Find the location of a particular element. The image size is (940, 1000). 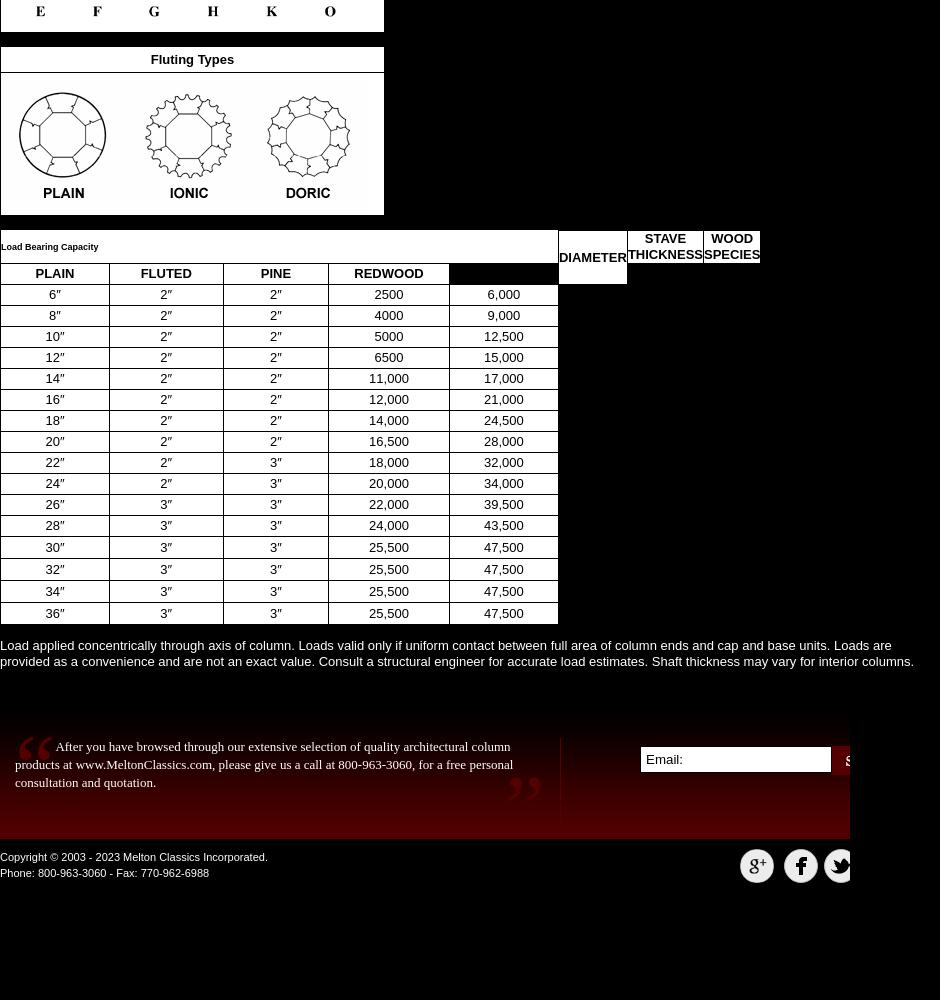

'22″' is located at coordinates (53, 461).